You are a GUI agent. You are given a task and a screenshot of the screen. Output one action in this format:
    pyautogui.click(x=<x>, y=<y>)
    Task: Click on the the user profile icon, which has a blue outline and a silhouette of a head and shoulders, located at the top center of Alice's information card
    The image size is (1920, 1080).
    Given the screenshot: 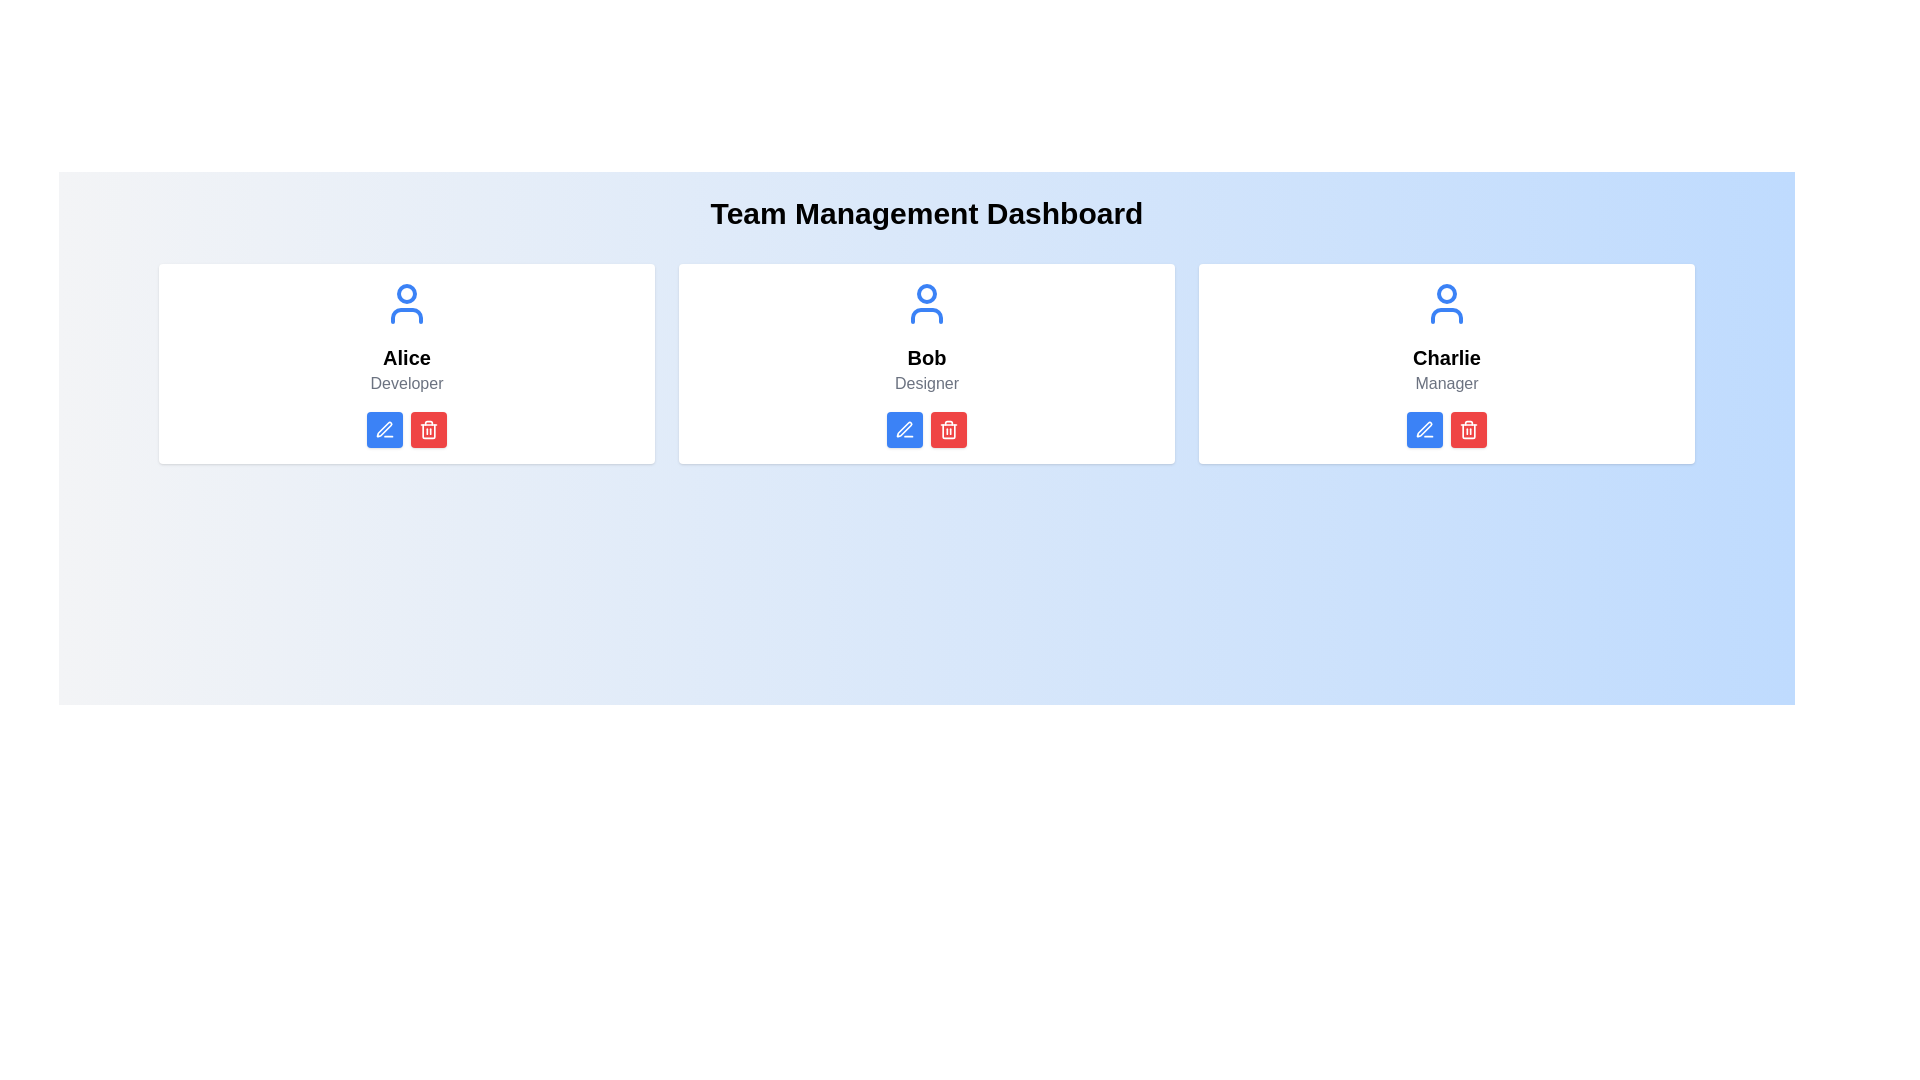 What is the action you would take?
    pyautogui.click(x=406, y=304)
    